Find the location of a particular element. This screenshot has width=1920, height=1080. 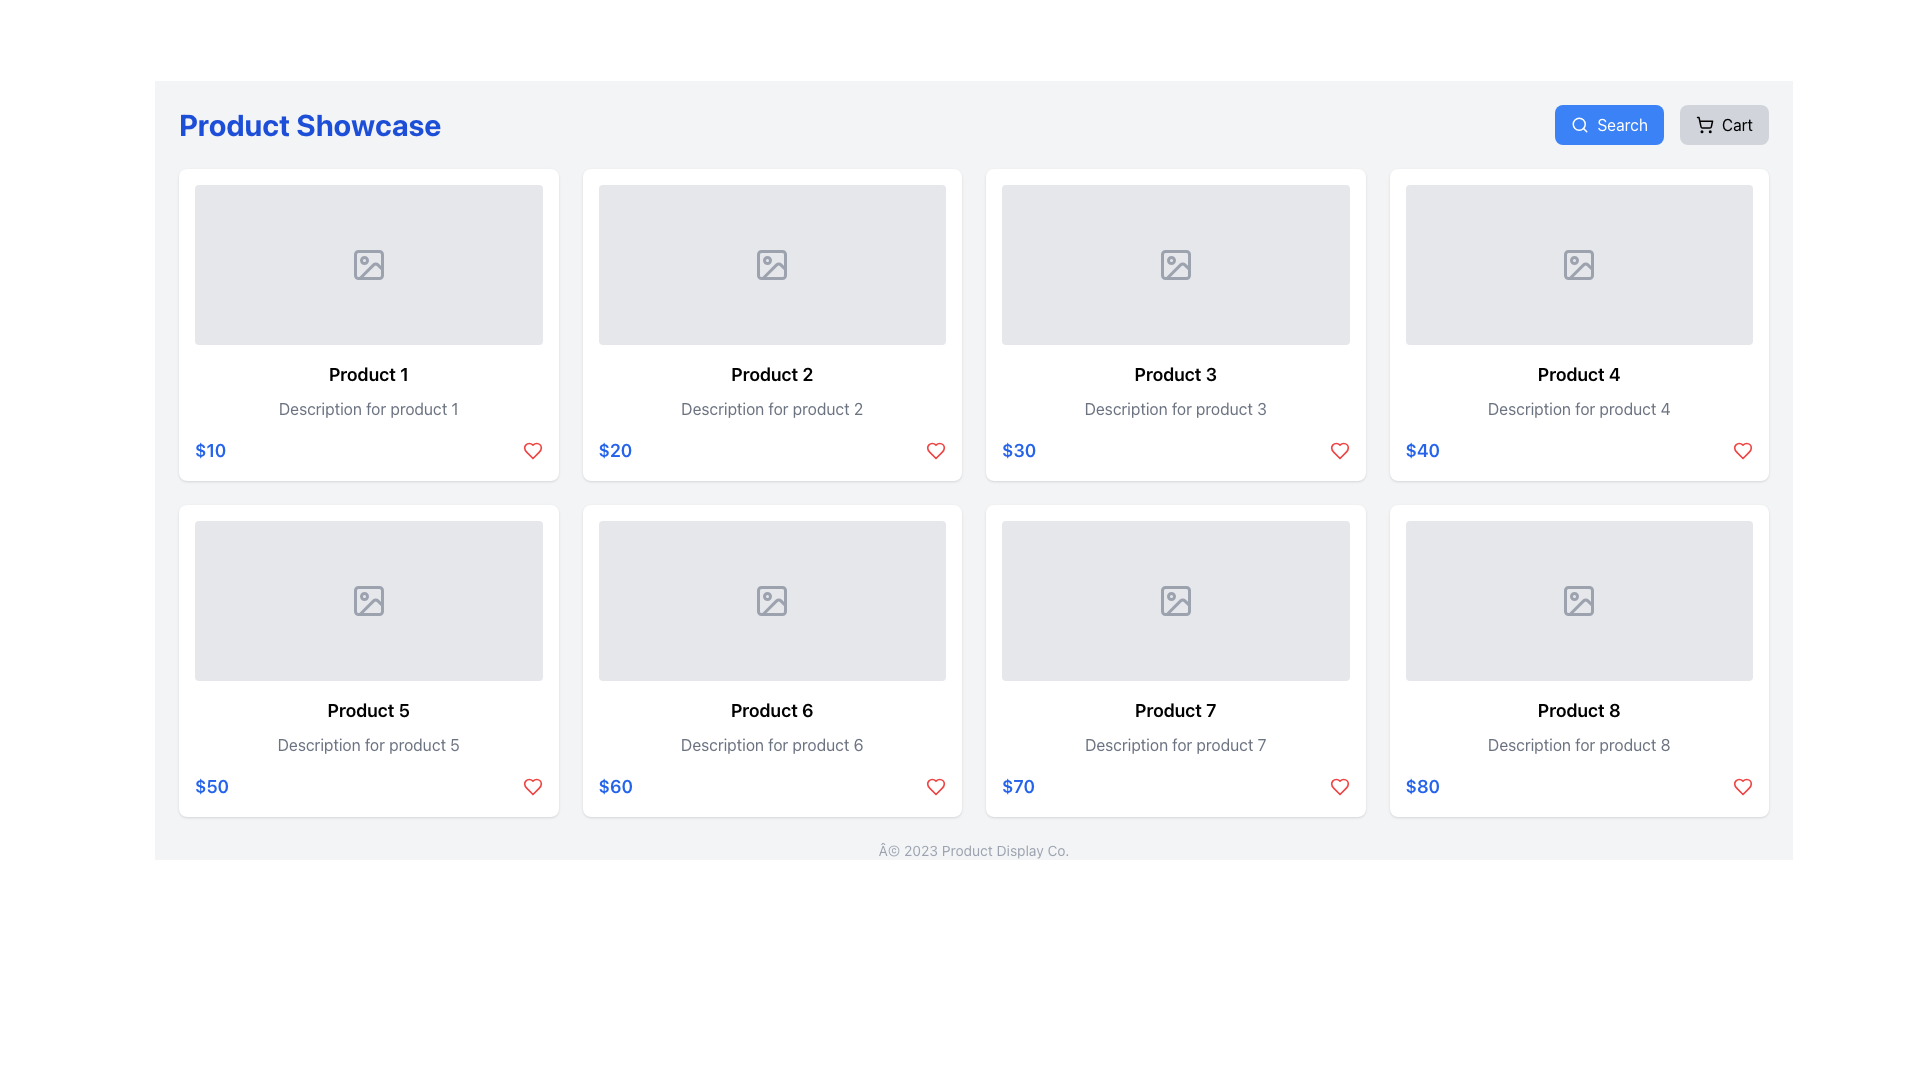

the price label located at the bottom section of the sixth card in the grid layout, which displays the product price is located at coordinates (614, 785).